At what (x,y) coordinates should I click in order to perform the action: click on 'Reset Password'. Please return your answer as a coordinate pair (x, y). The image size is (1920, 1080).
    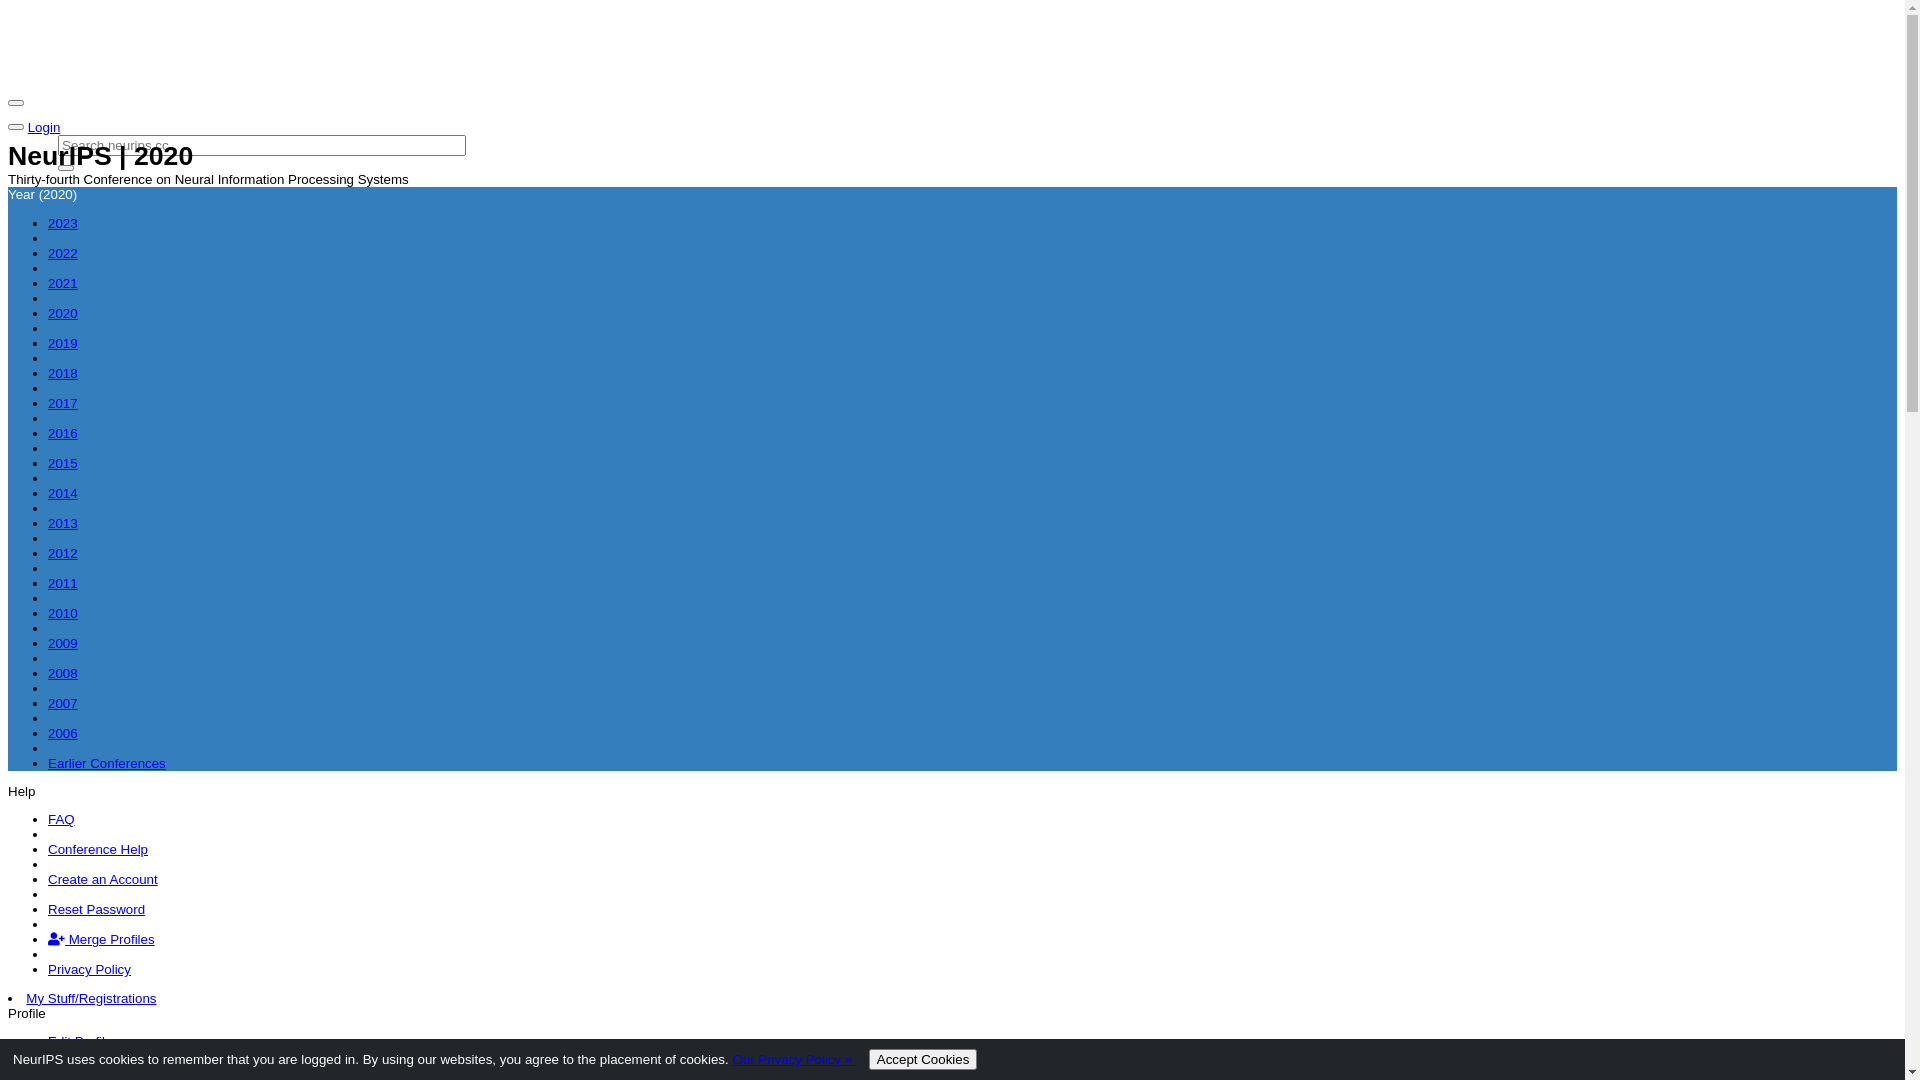
    Looking at the image, I should click on (48, 909).